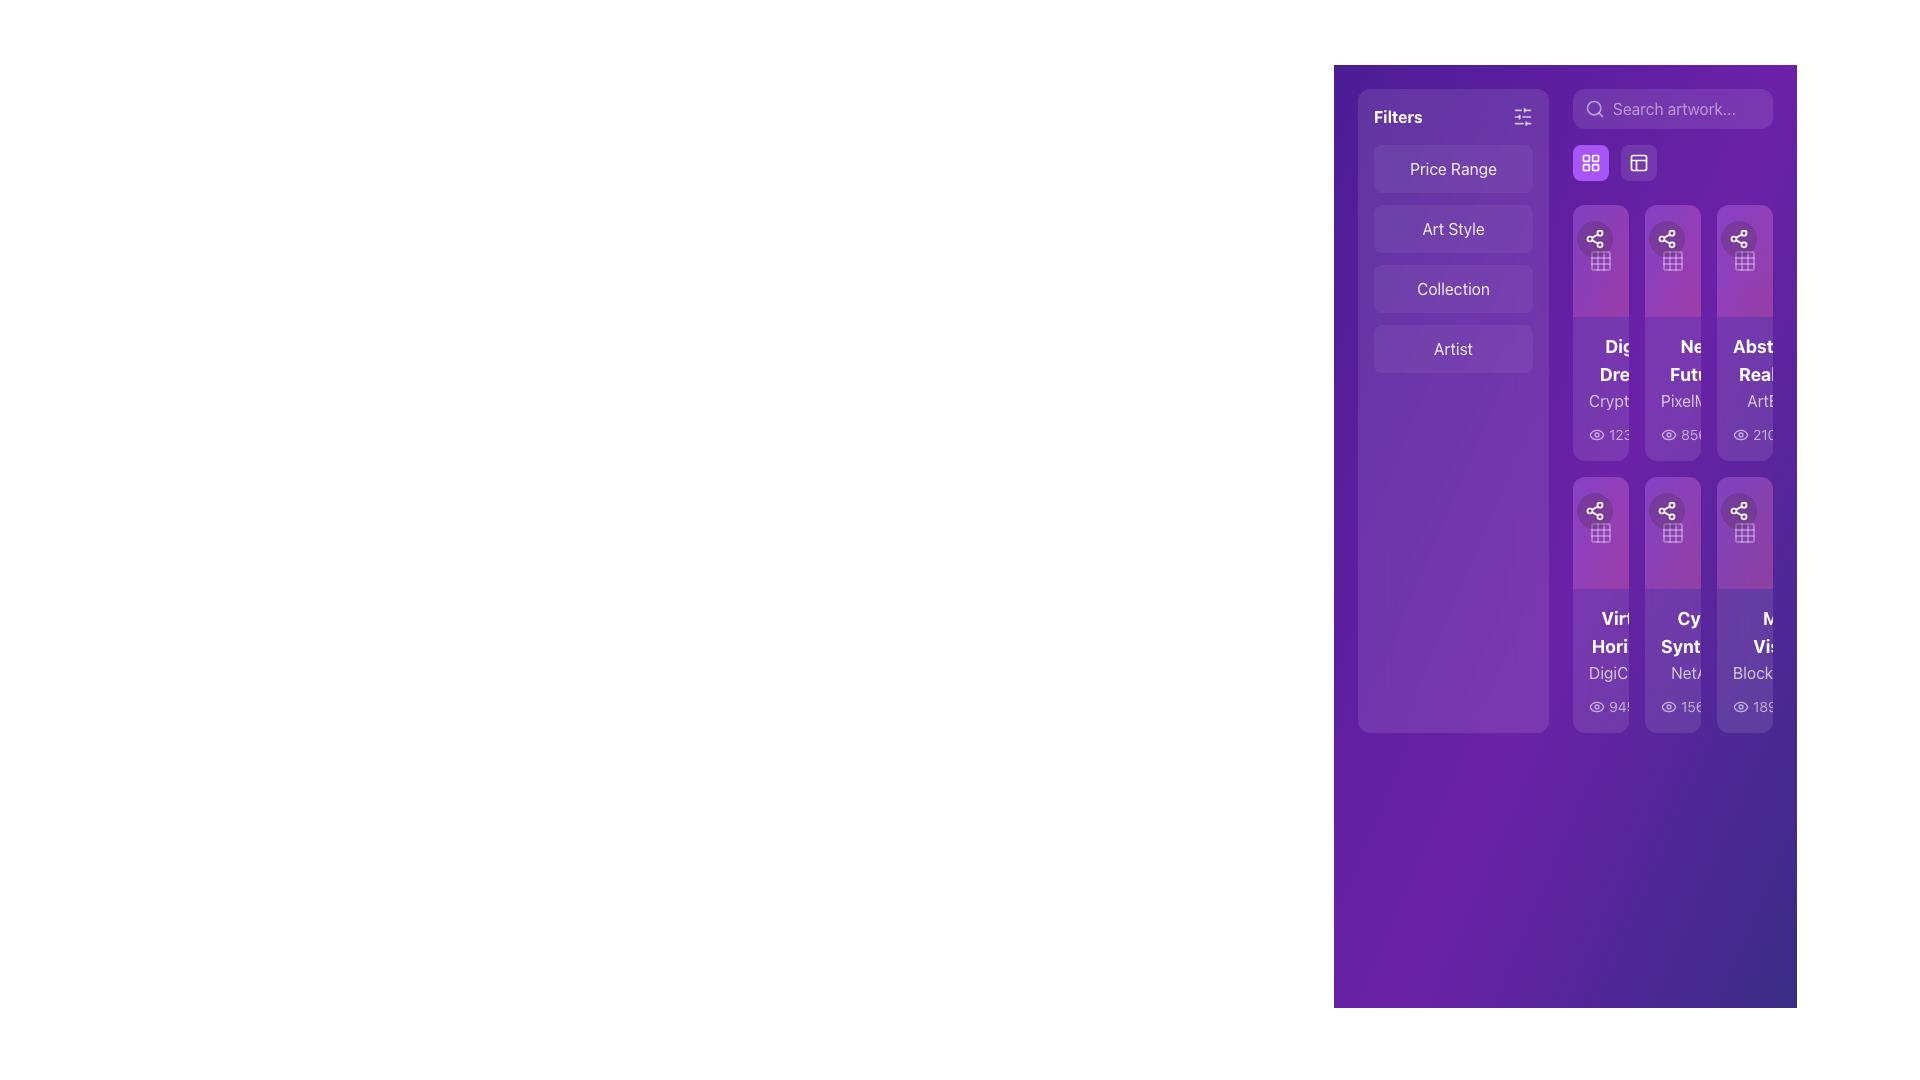 The width and height of the screenshot is (1920, 1080). I want to click on the purple square-shaped icon with rounded corners located in the second position of the top row in a 3x3 grid layout, so click(1673, 260).